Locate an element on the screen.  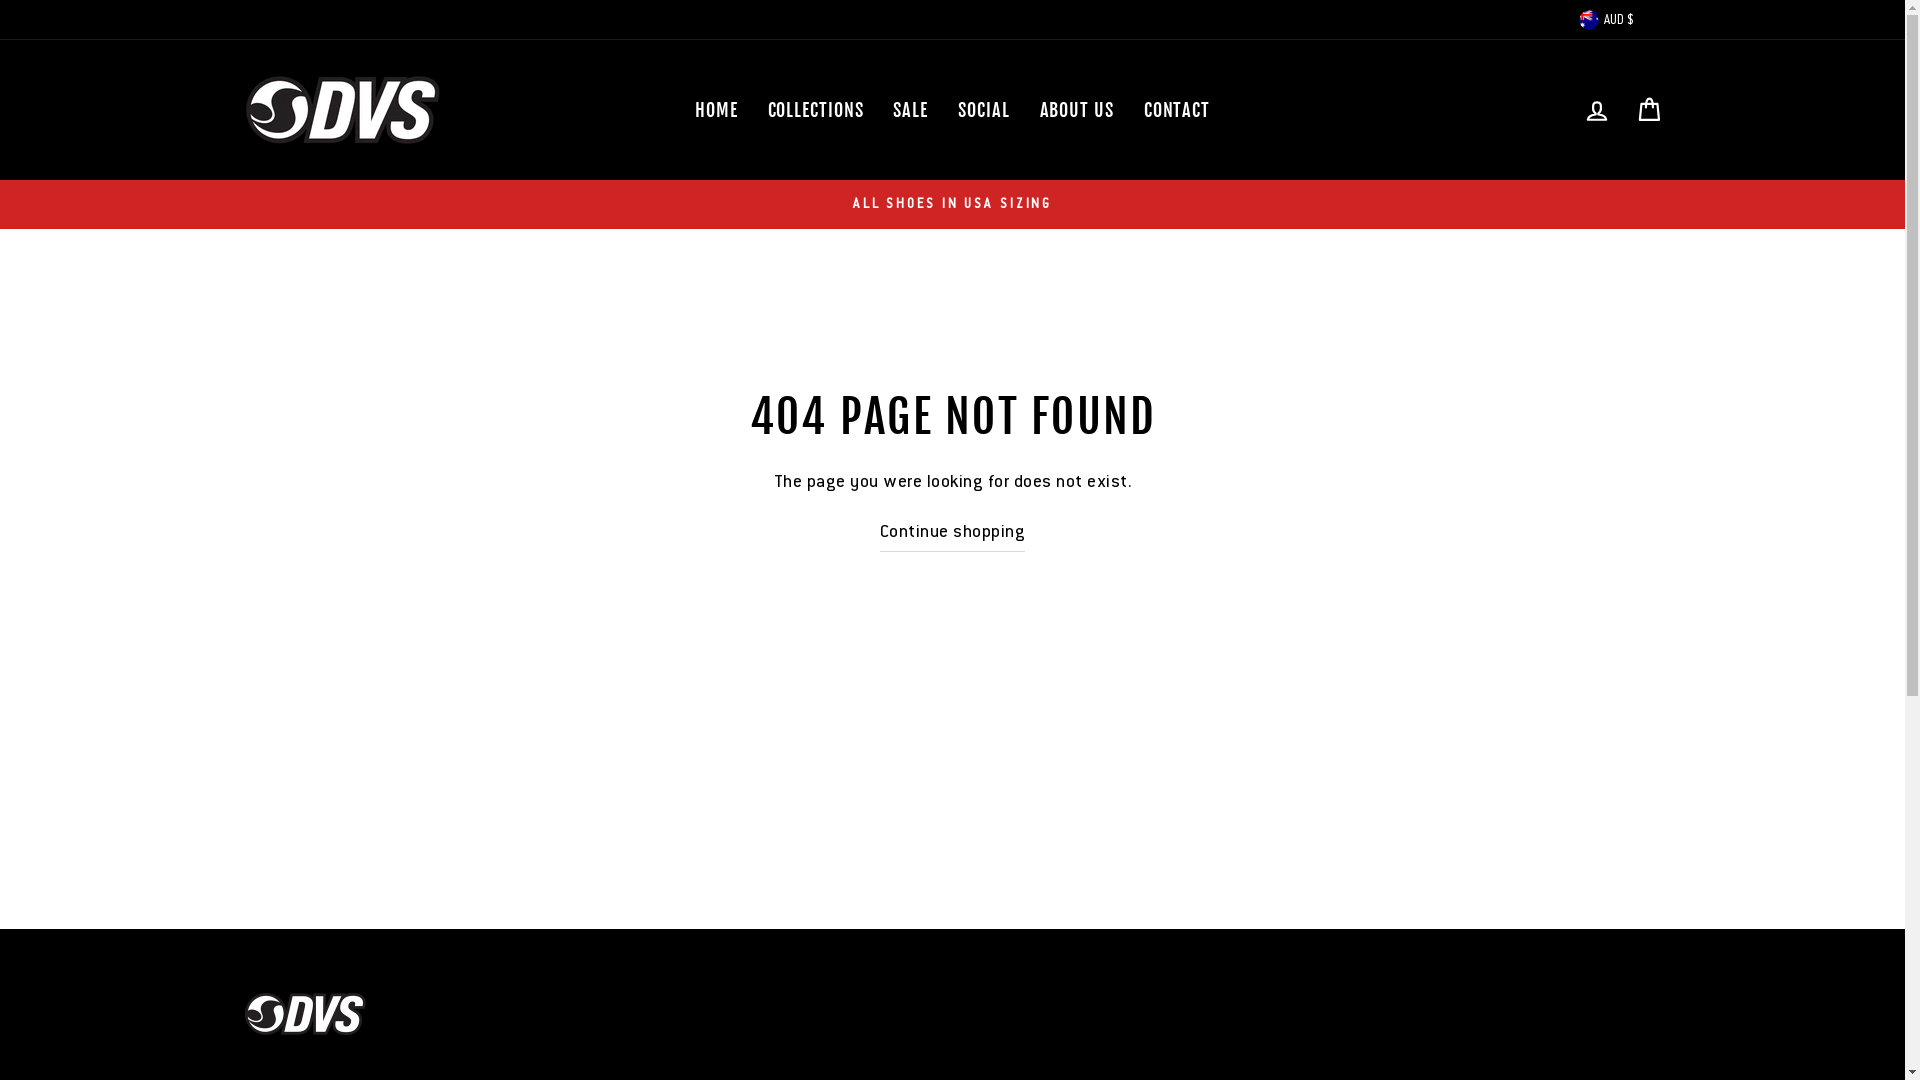
'COLLECTIONS' is located at coordinates (752, 110).